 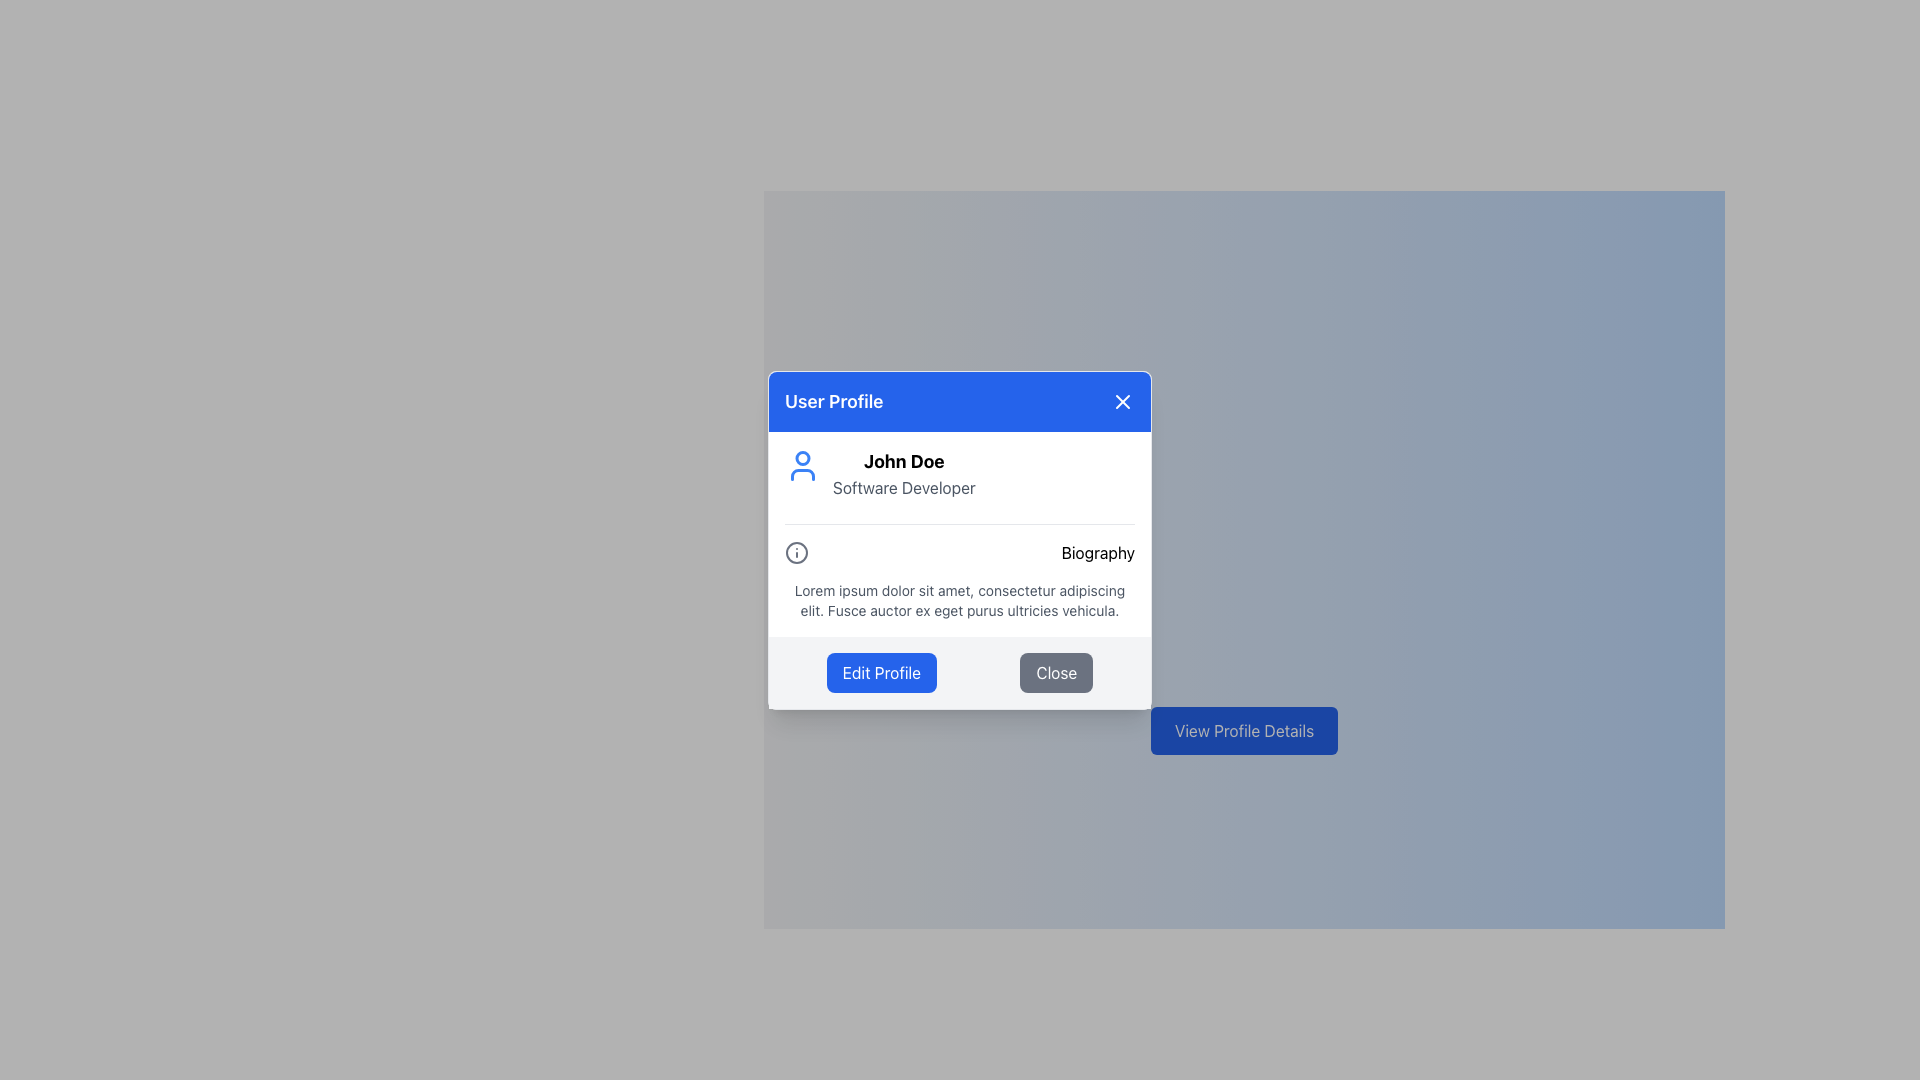 I want to click on the Text Display element that shows 'John Doe' and 'Software Developer', located at the top left of the dialog box, next to a person icon, so click(x=903, y=473).